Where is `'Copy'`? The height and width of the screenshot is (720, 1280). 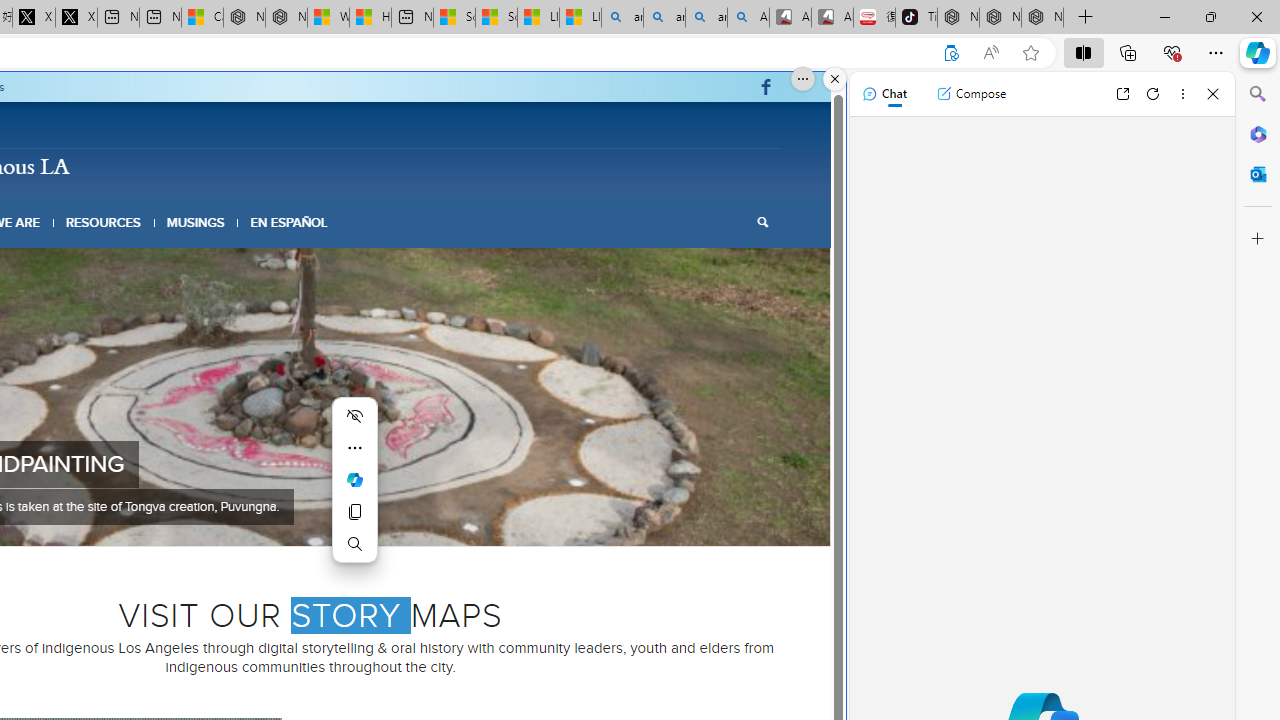
'Copy' is located at coordinates (355, 510).